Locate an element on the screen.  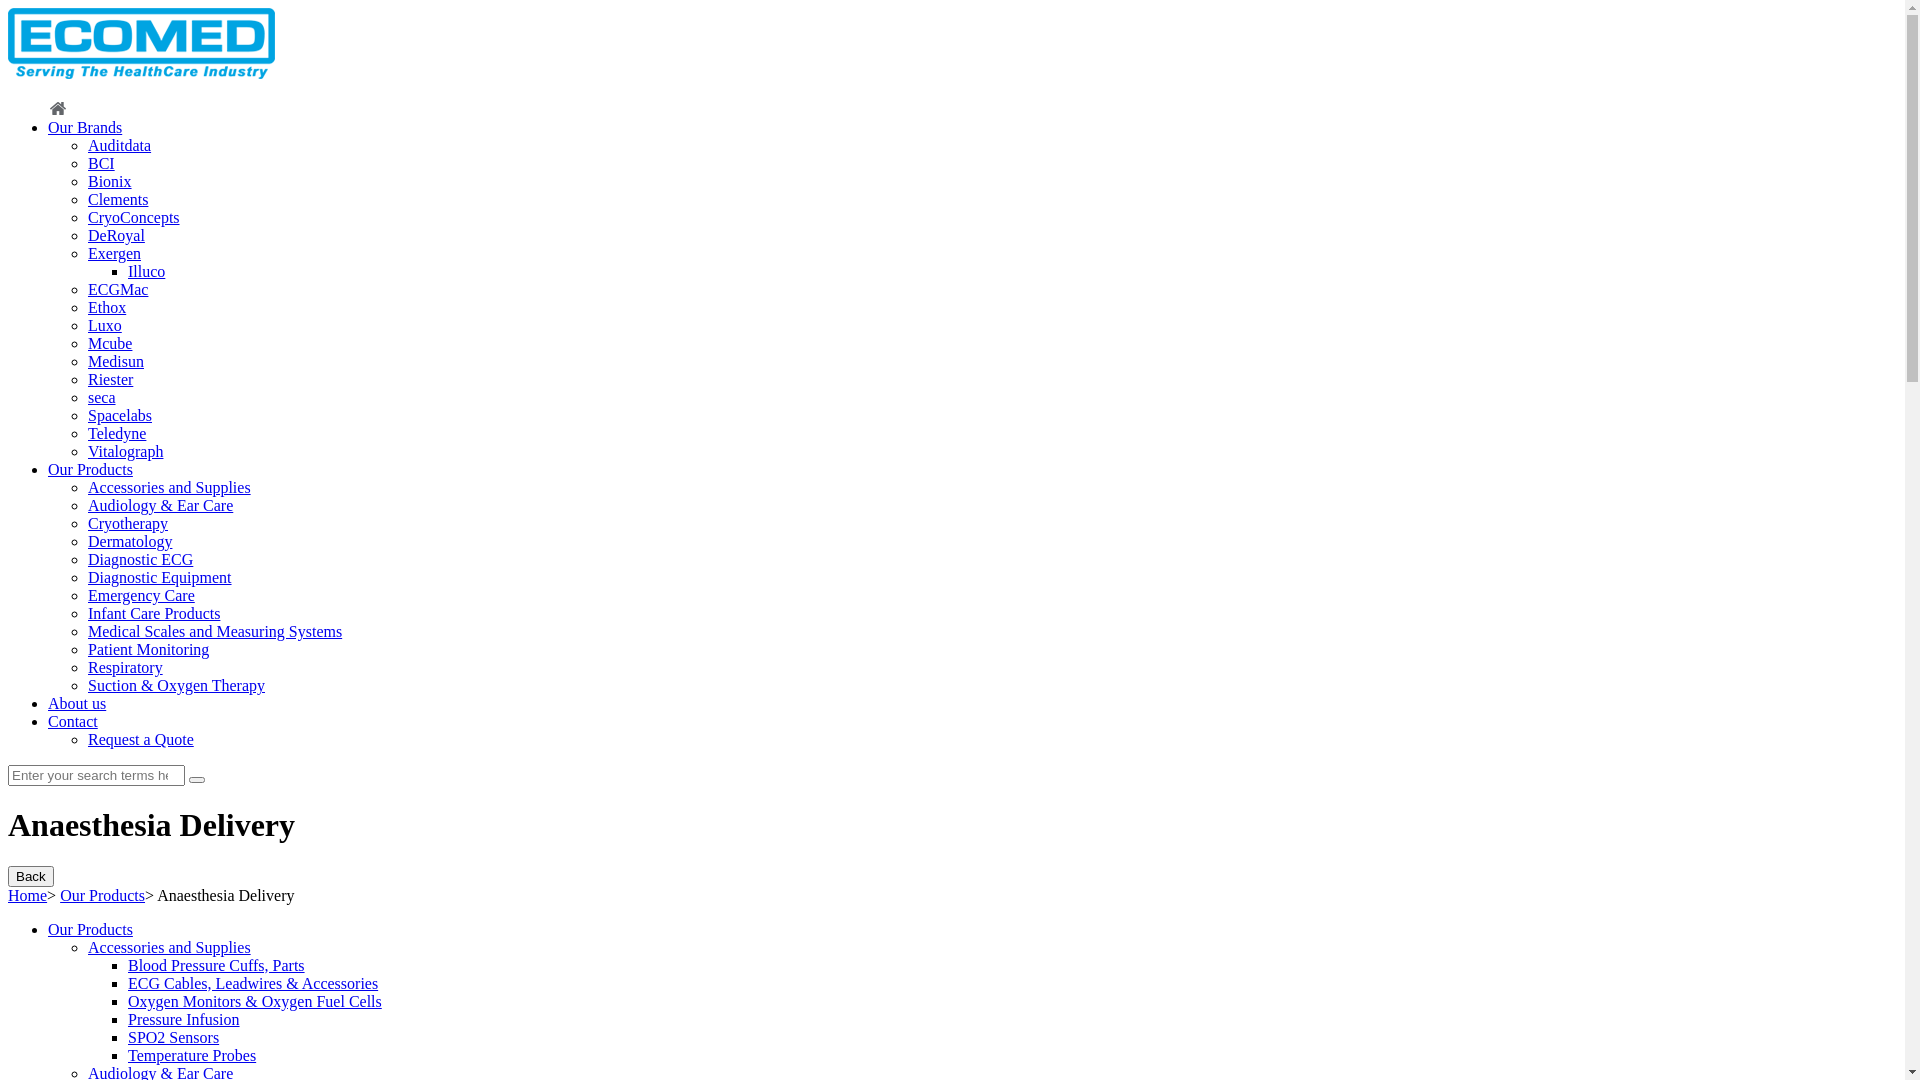
'Illuco' is located at coordinates (145, 271).